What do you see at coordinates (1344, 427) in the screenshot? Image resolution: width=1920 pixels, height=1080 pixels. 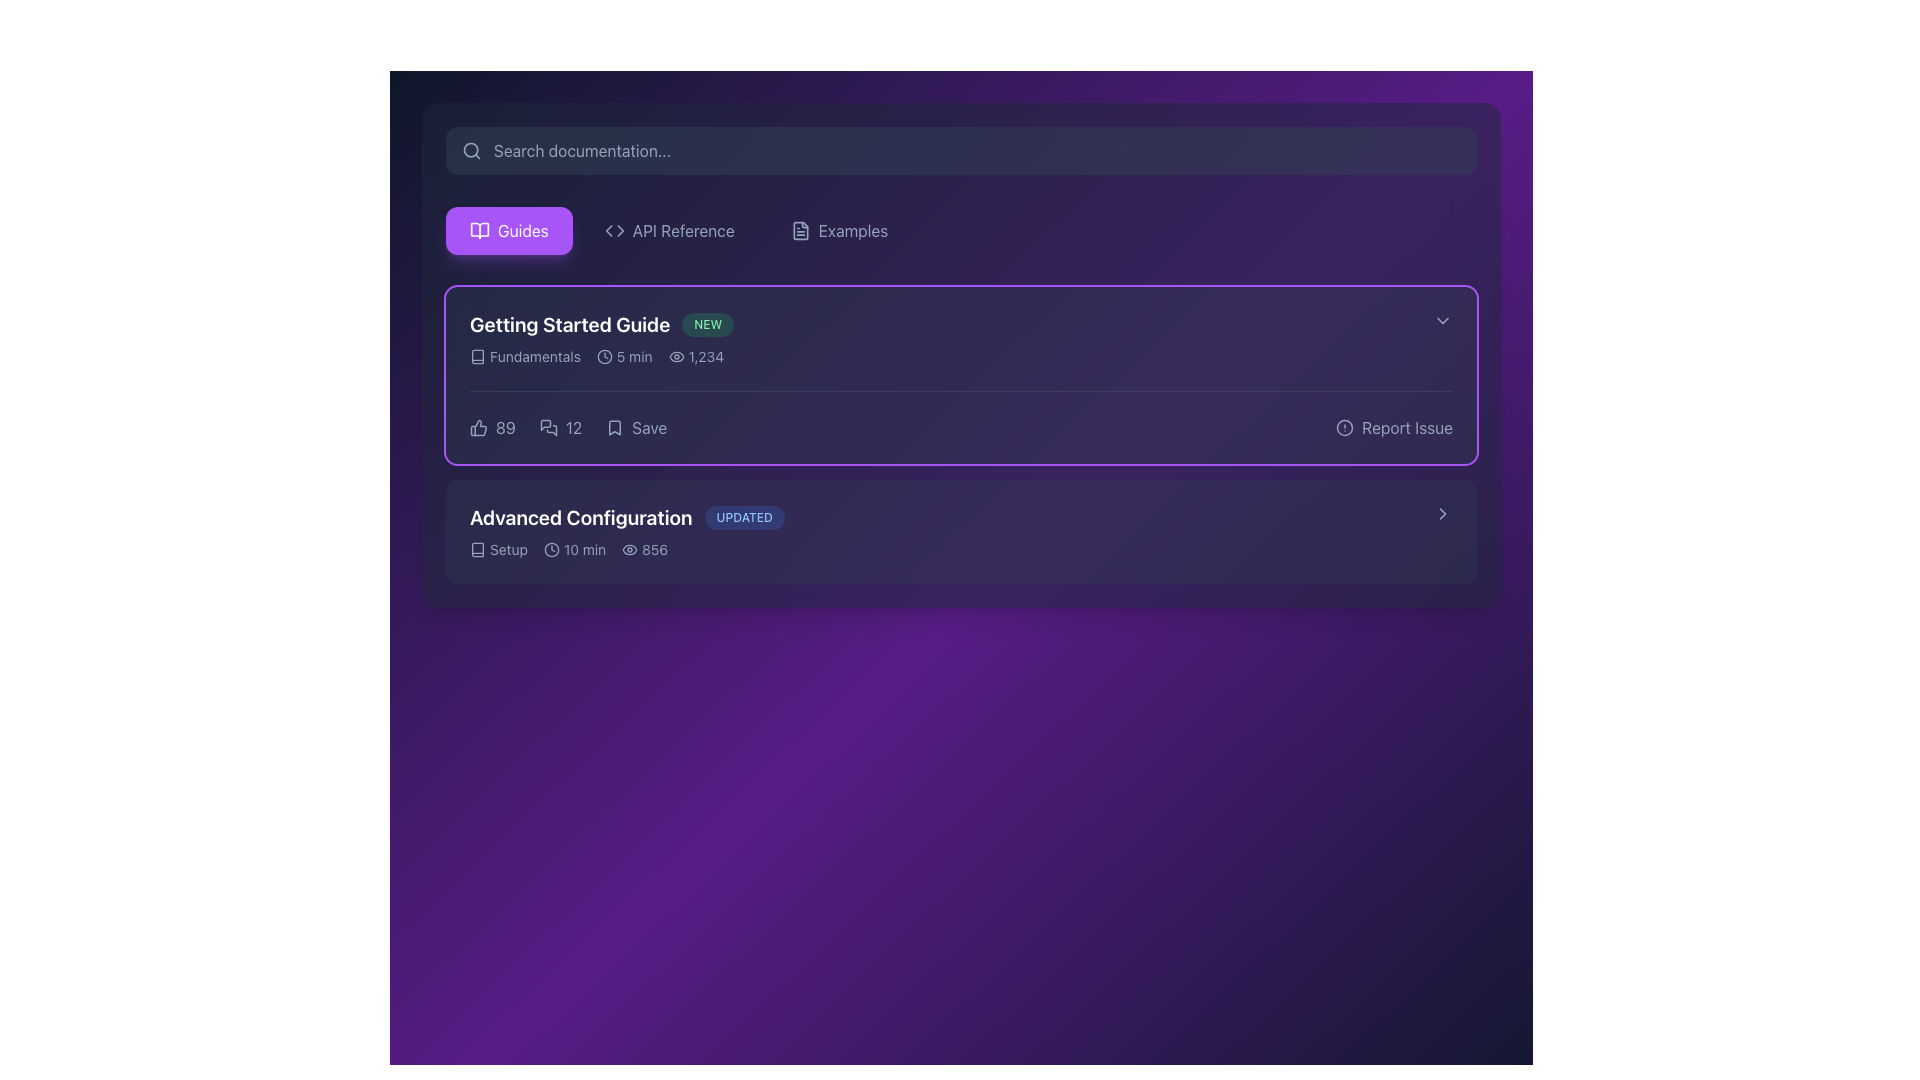 I see `the circular icon with an outer border and an inner dot, which is located before the 'Report Issue' text in the 'Getting Started Guide' section` at bounding box center [1344, 427].